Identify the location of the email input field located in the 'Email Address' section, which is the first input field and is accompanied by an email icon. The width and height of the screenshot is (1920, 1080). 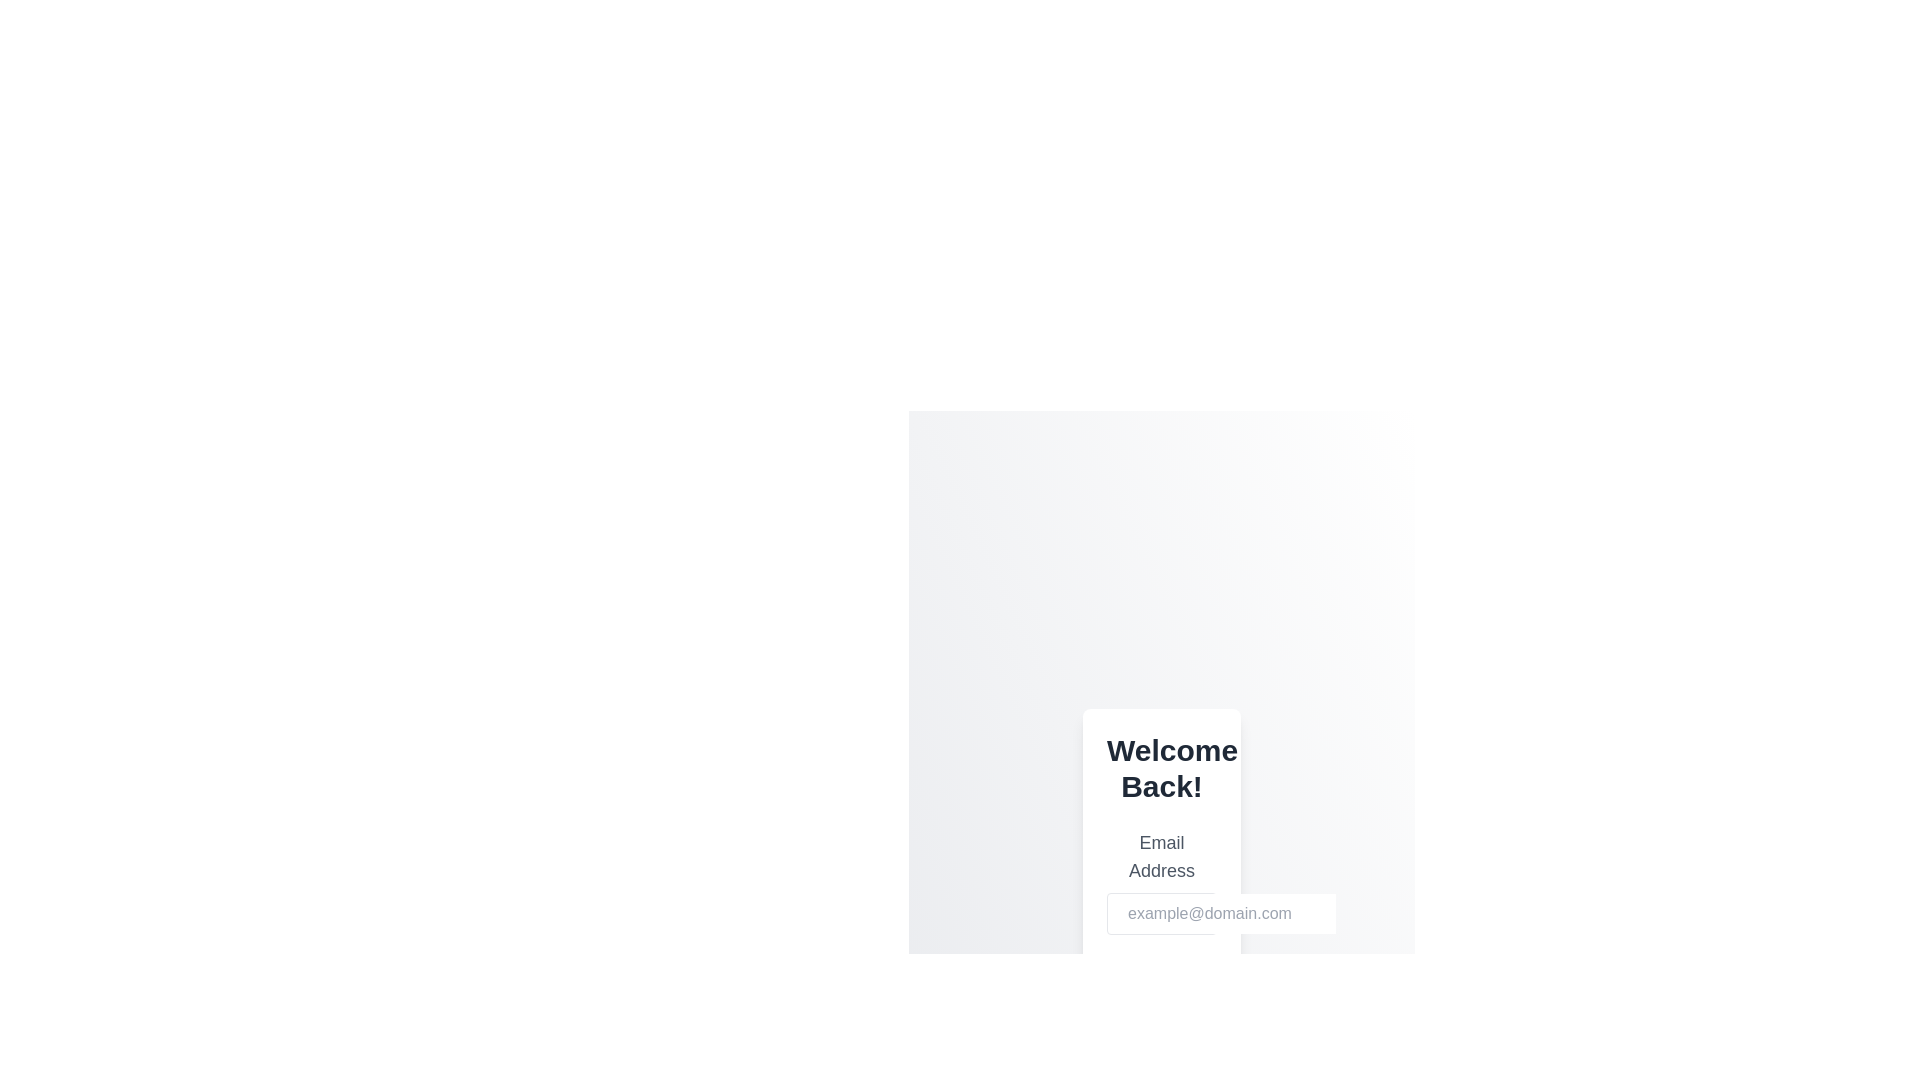
(1161, 914).